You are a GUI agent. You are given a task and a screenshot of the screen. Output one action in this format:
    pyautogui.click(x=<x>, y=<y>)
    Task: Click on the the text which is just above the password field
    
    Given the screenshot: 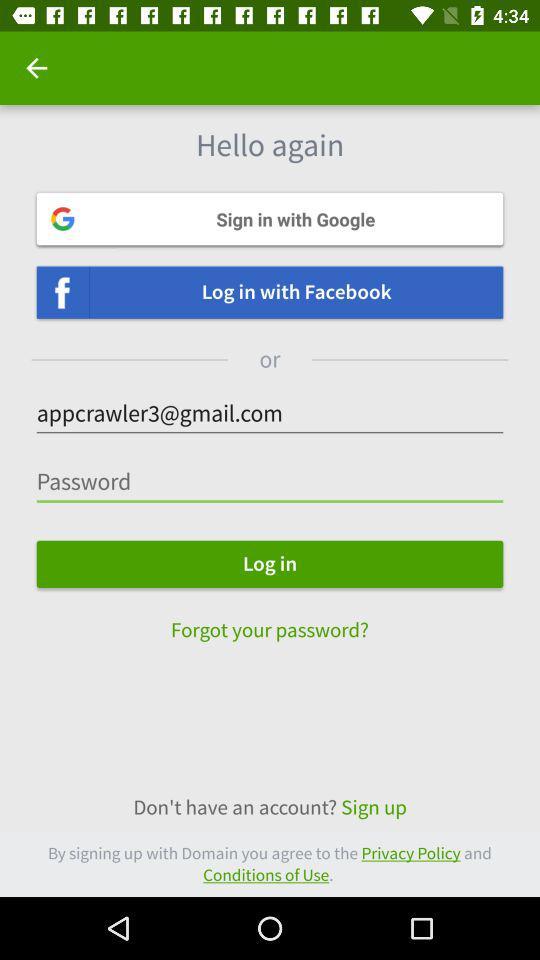 What is the action you would take?
    pyautogui.click(x=270, y=414)
    